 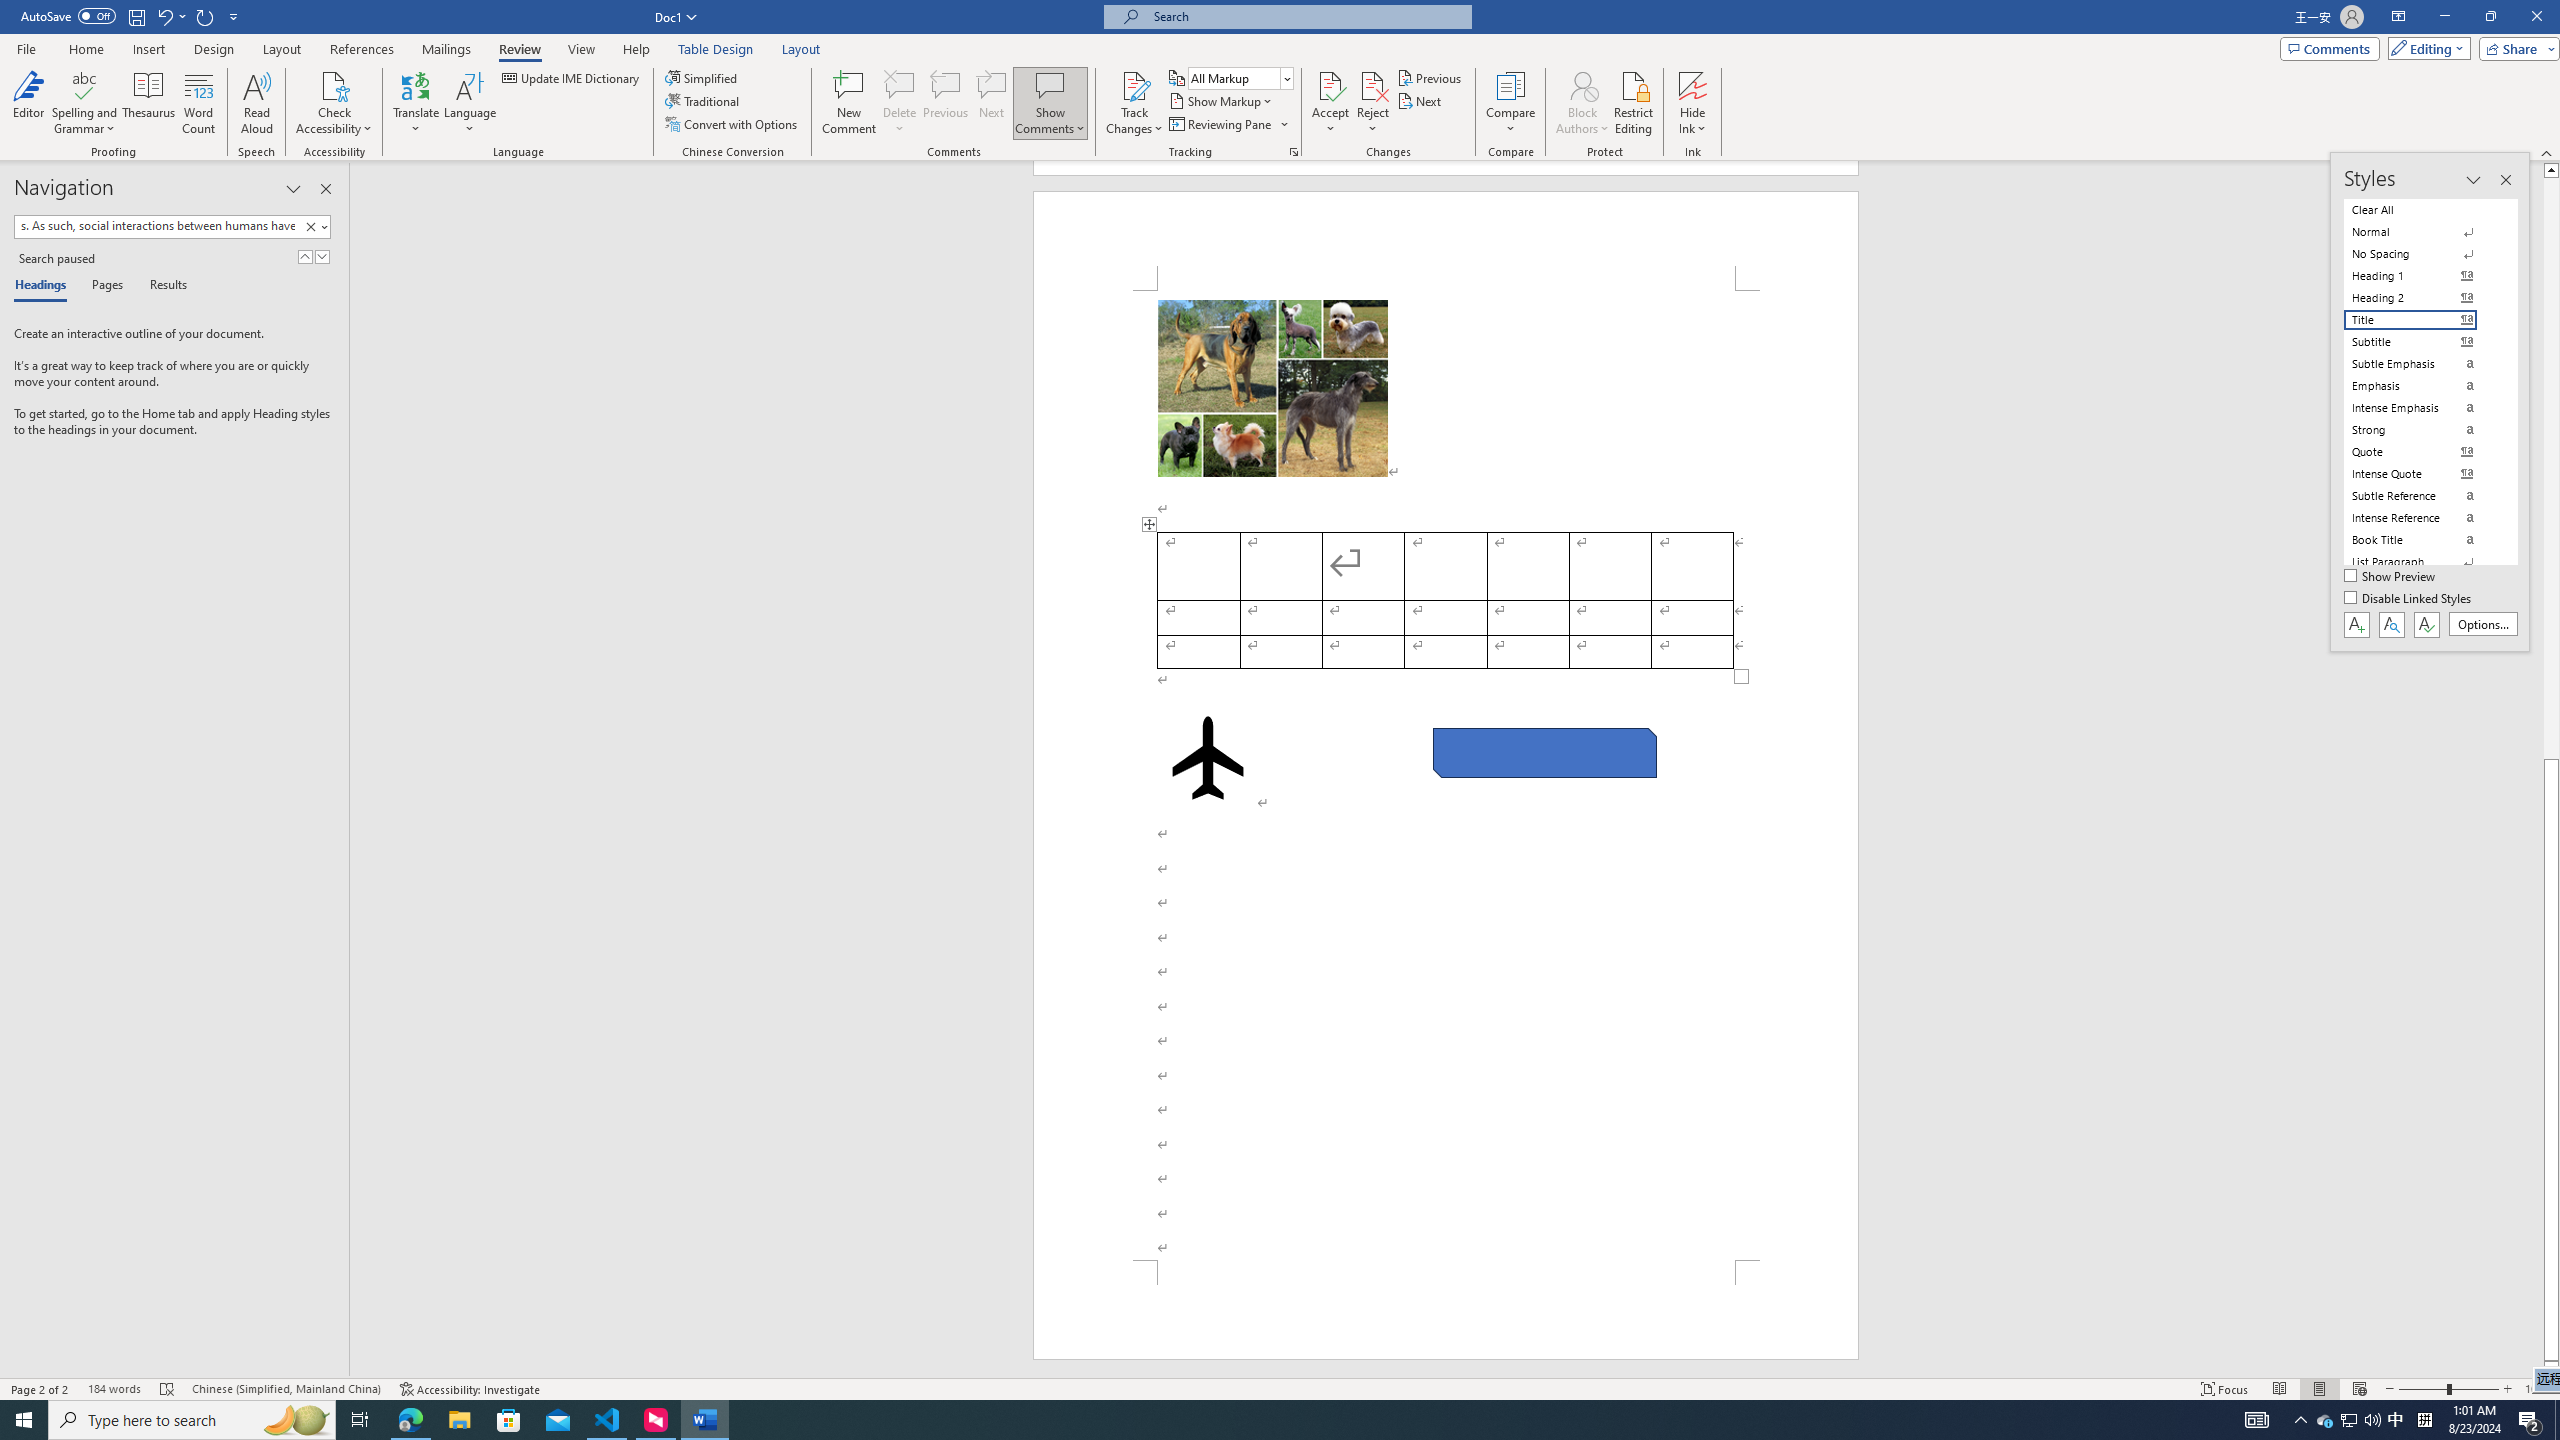 What do you see at coordinates (322, 256) in the screenshot?
I see `'Next Result'` at bounding box center [322, 256].